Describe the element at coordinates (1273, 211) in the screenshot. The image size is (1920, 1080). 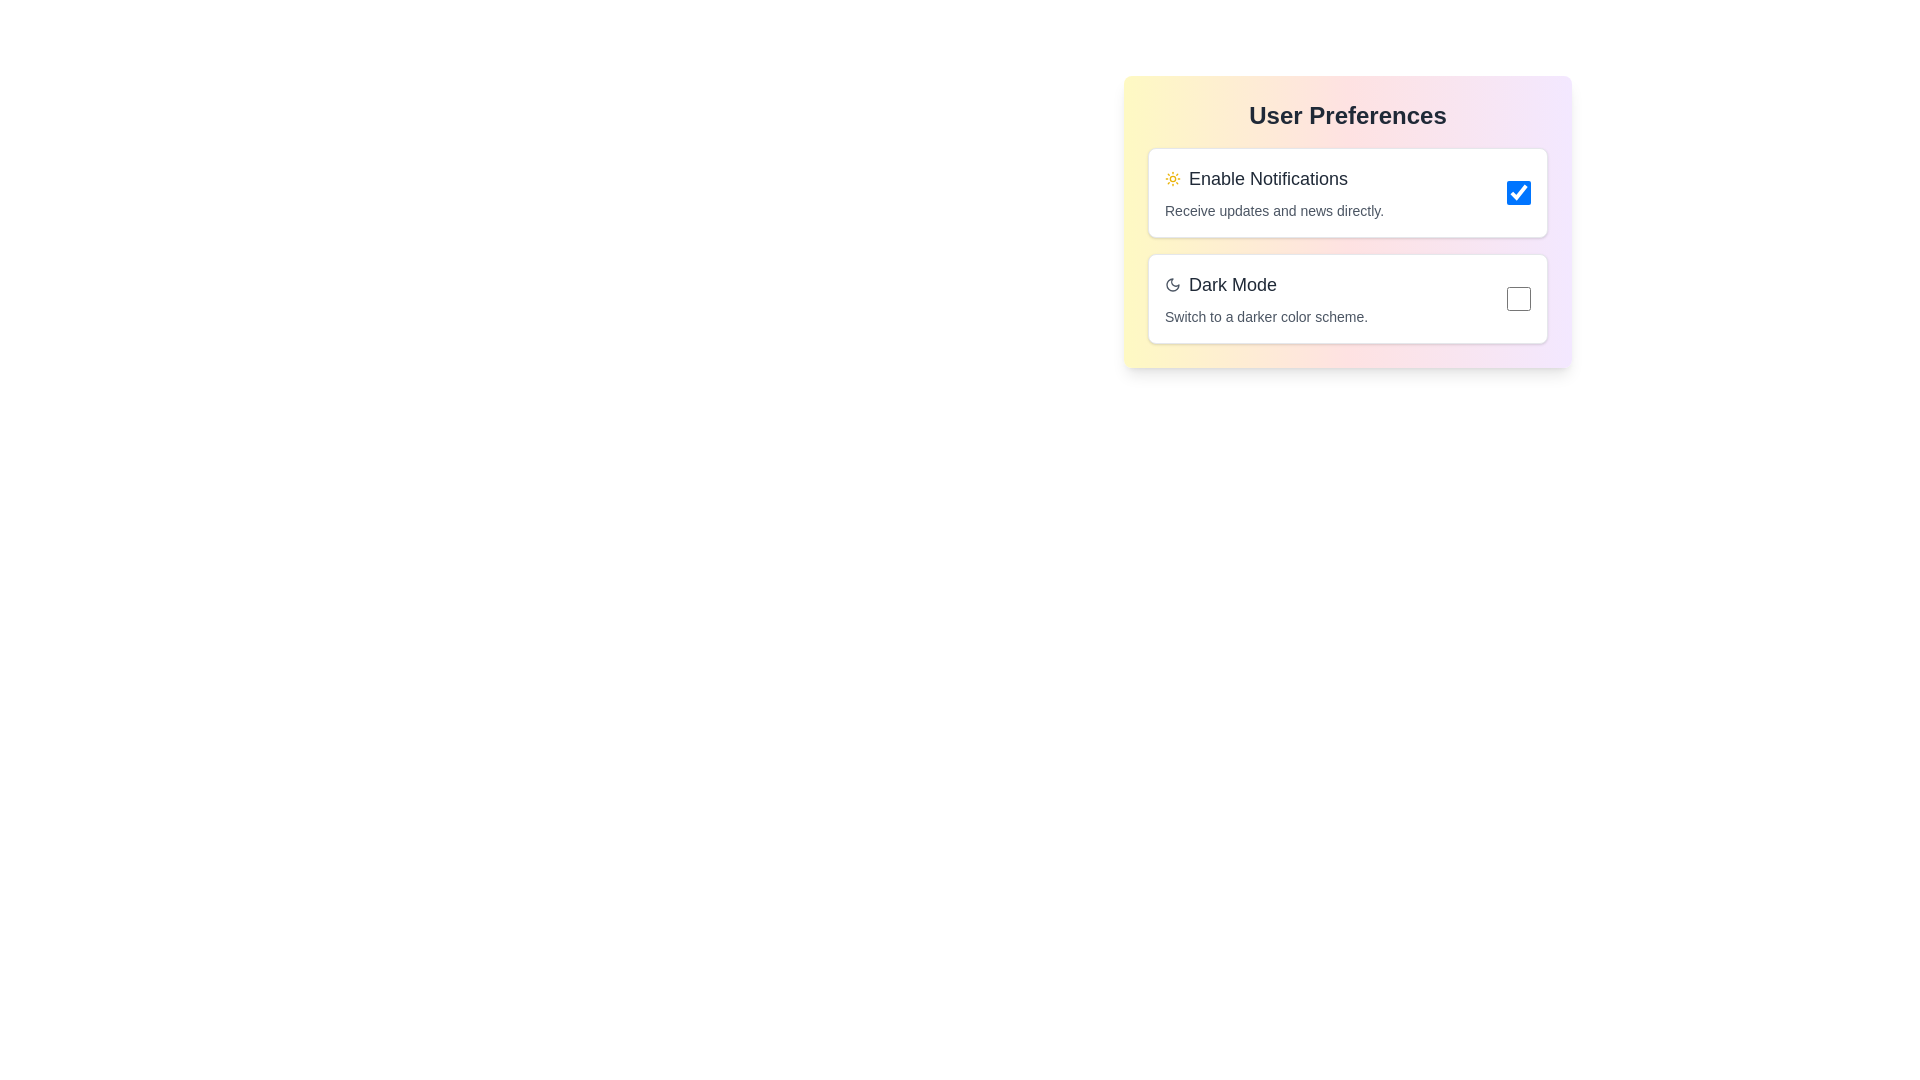
I see `the descriptive label located directly below the 'Enable Notifications' text, which provides details about the toggle option above it` at that location.